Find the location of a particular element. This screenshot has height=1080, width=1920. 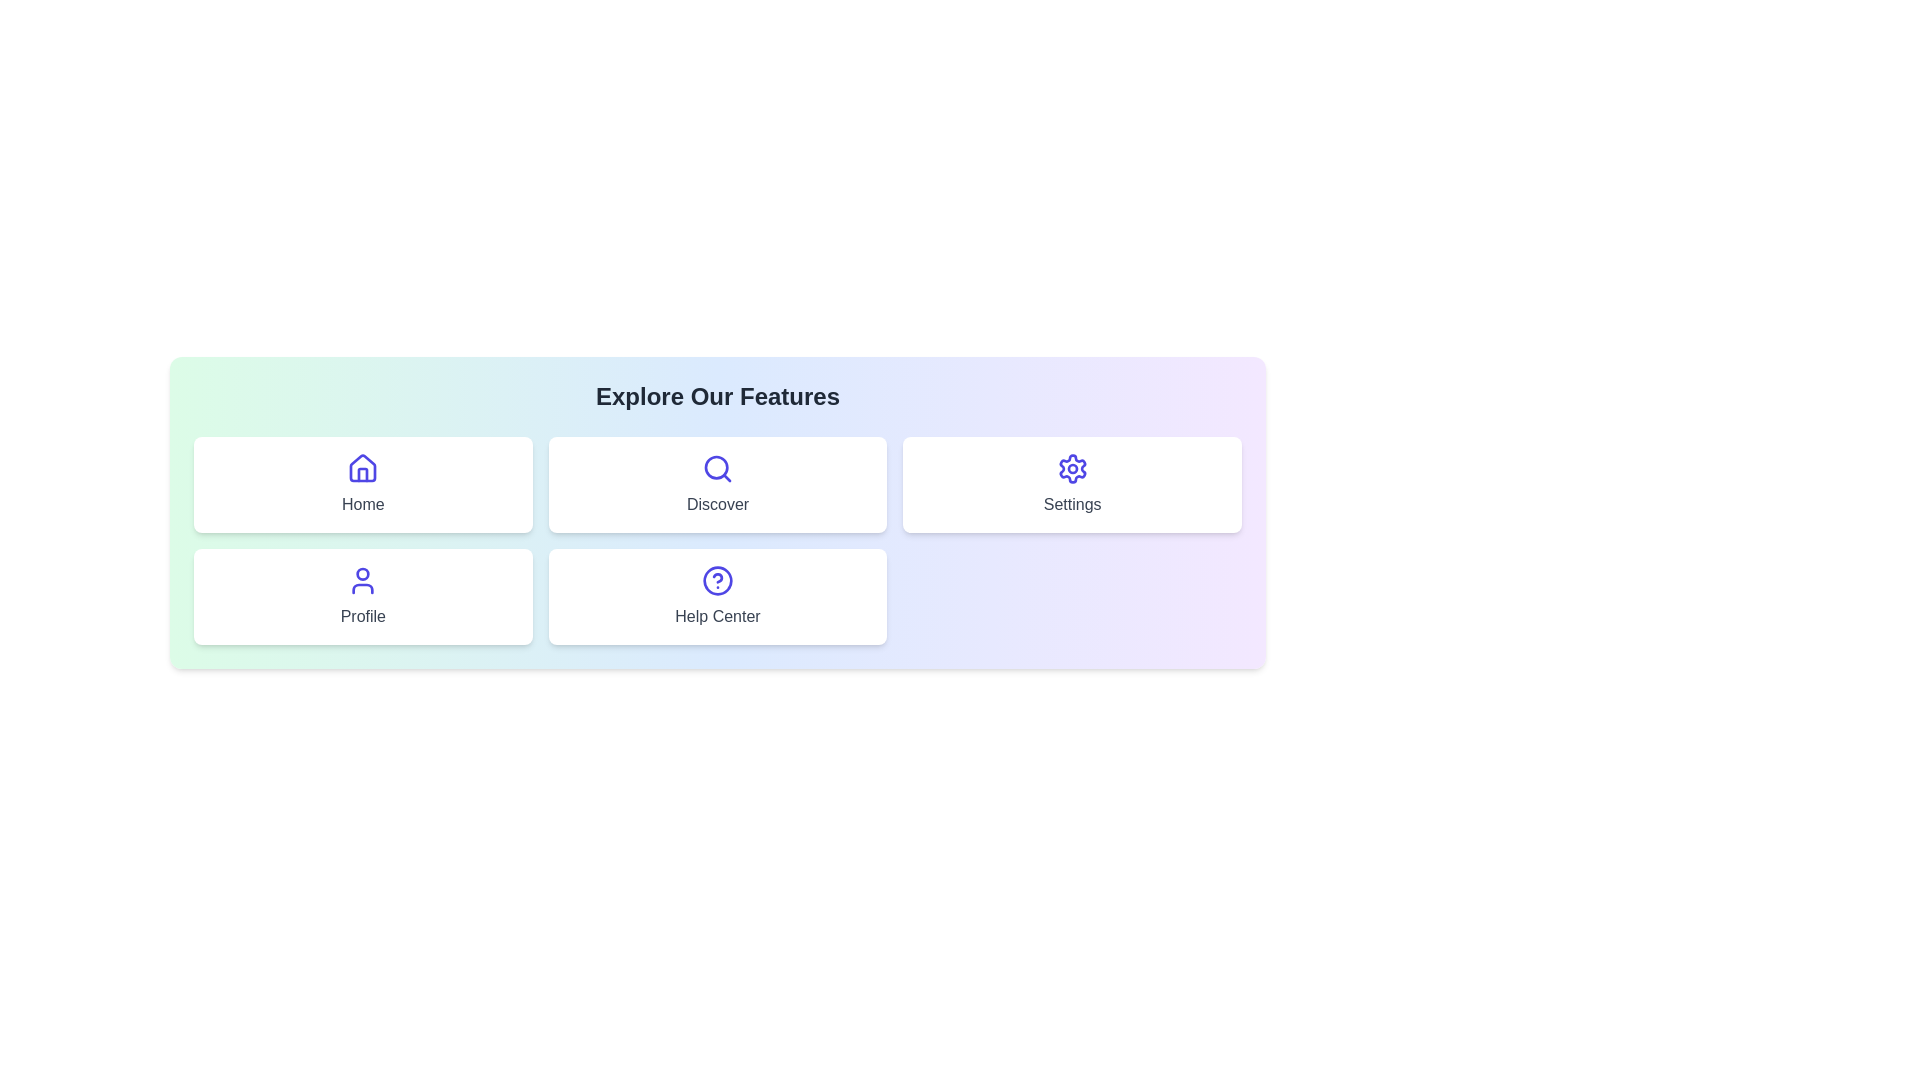

the Help Center button, which is a card component with a white background, rounded corners, and a question mark icon in indigo, located in the bottom-right corner of a 2x3 grid layout is located at coordinates (718, 596).